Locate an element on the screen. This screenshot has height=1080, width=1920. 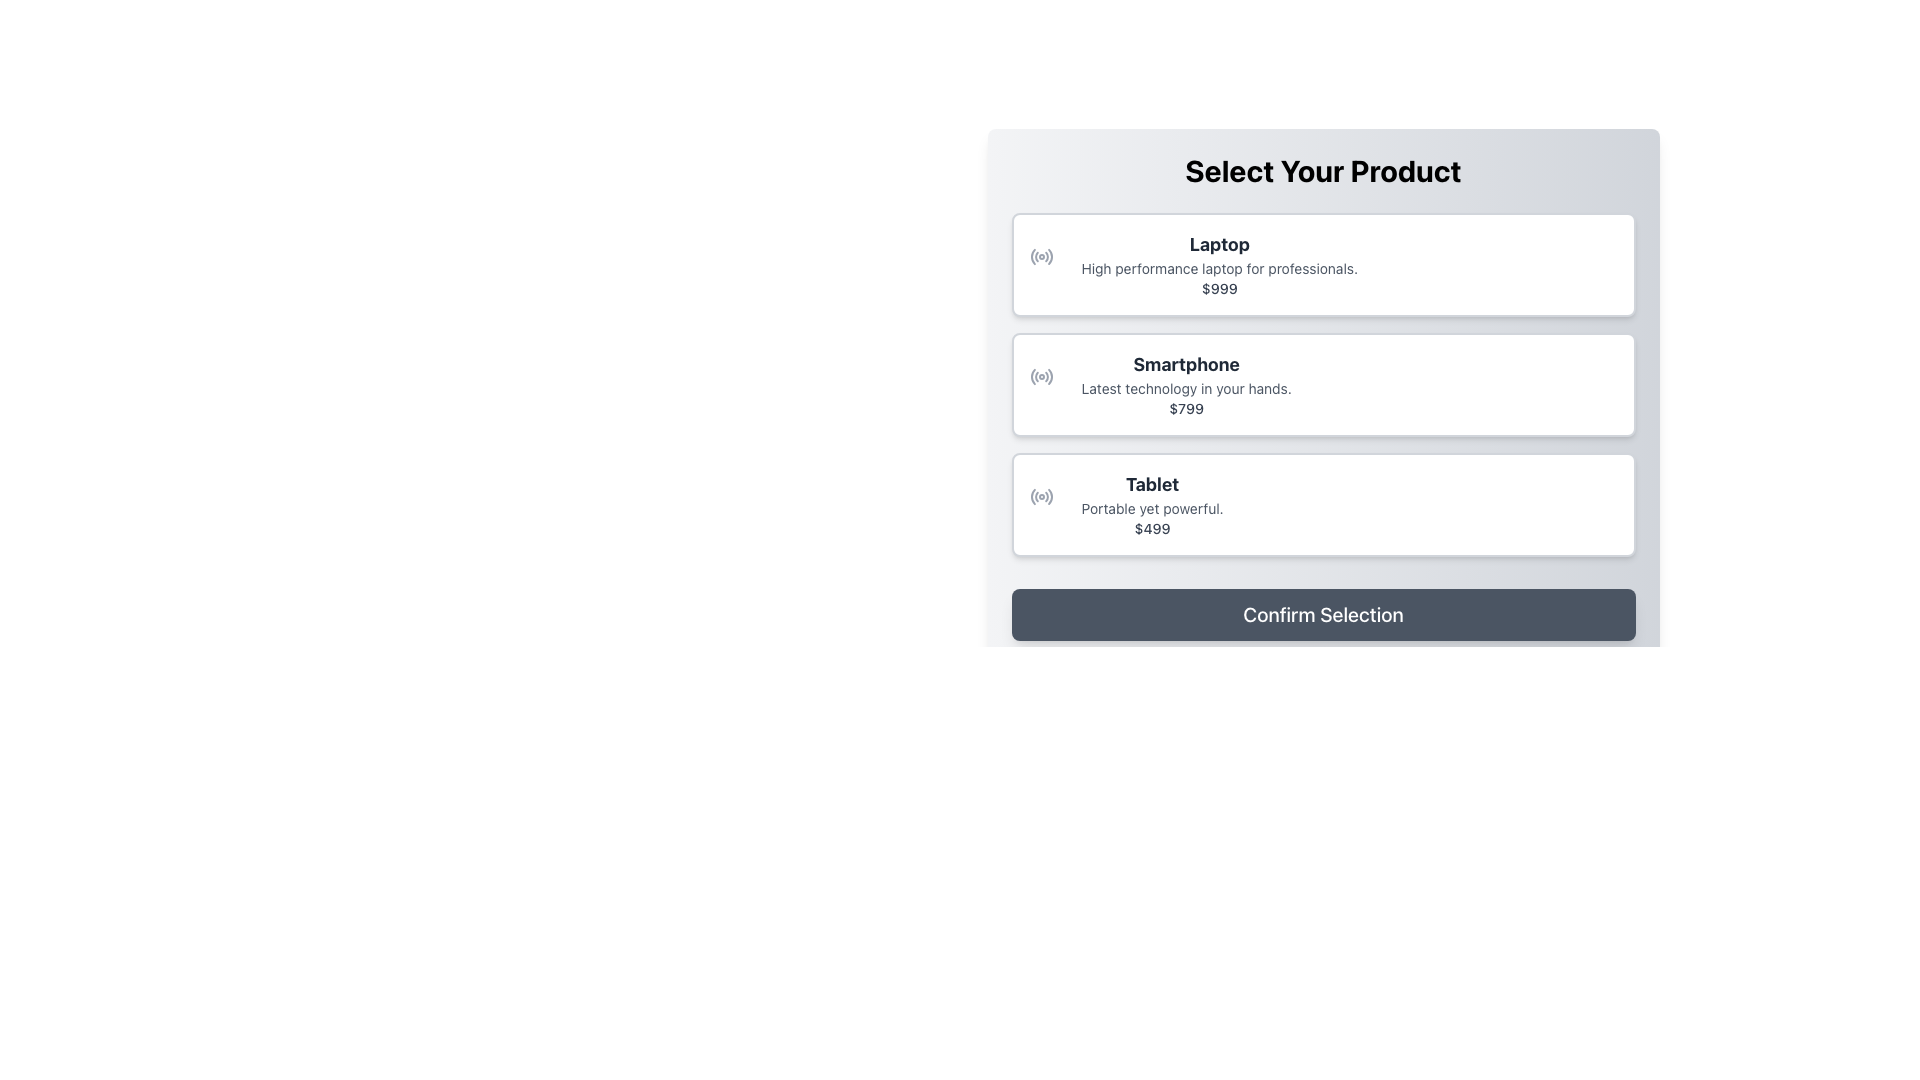
the selectable list item for the product 'Smartphone' in the product selection menu, which is the second choice below 'Laptop' and above 'Tablet' is located at coordinates (1323, 397).